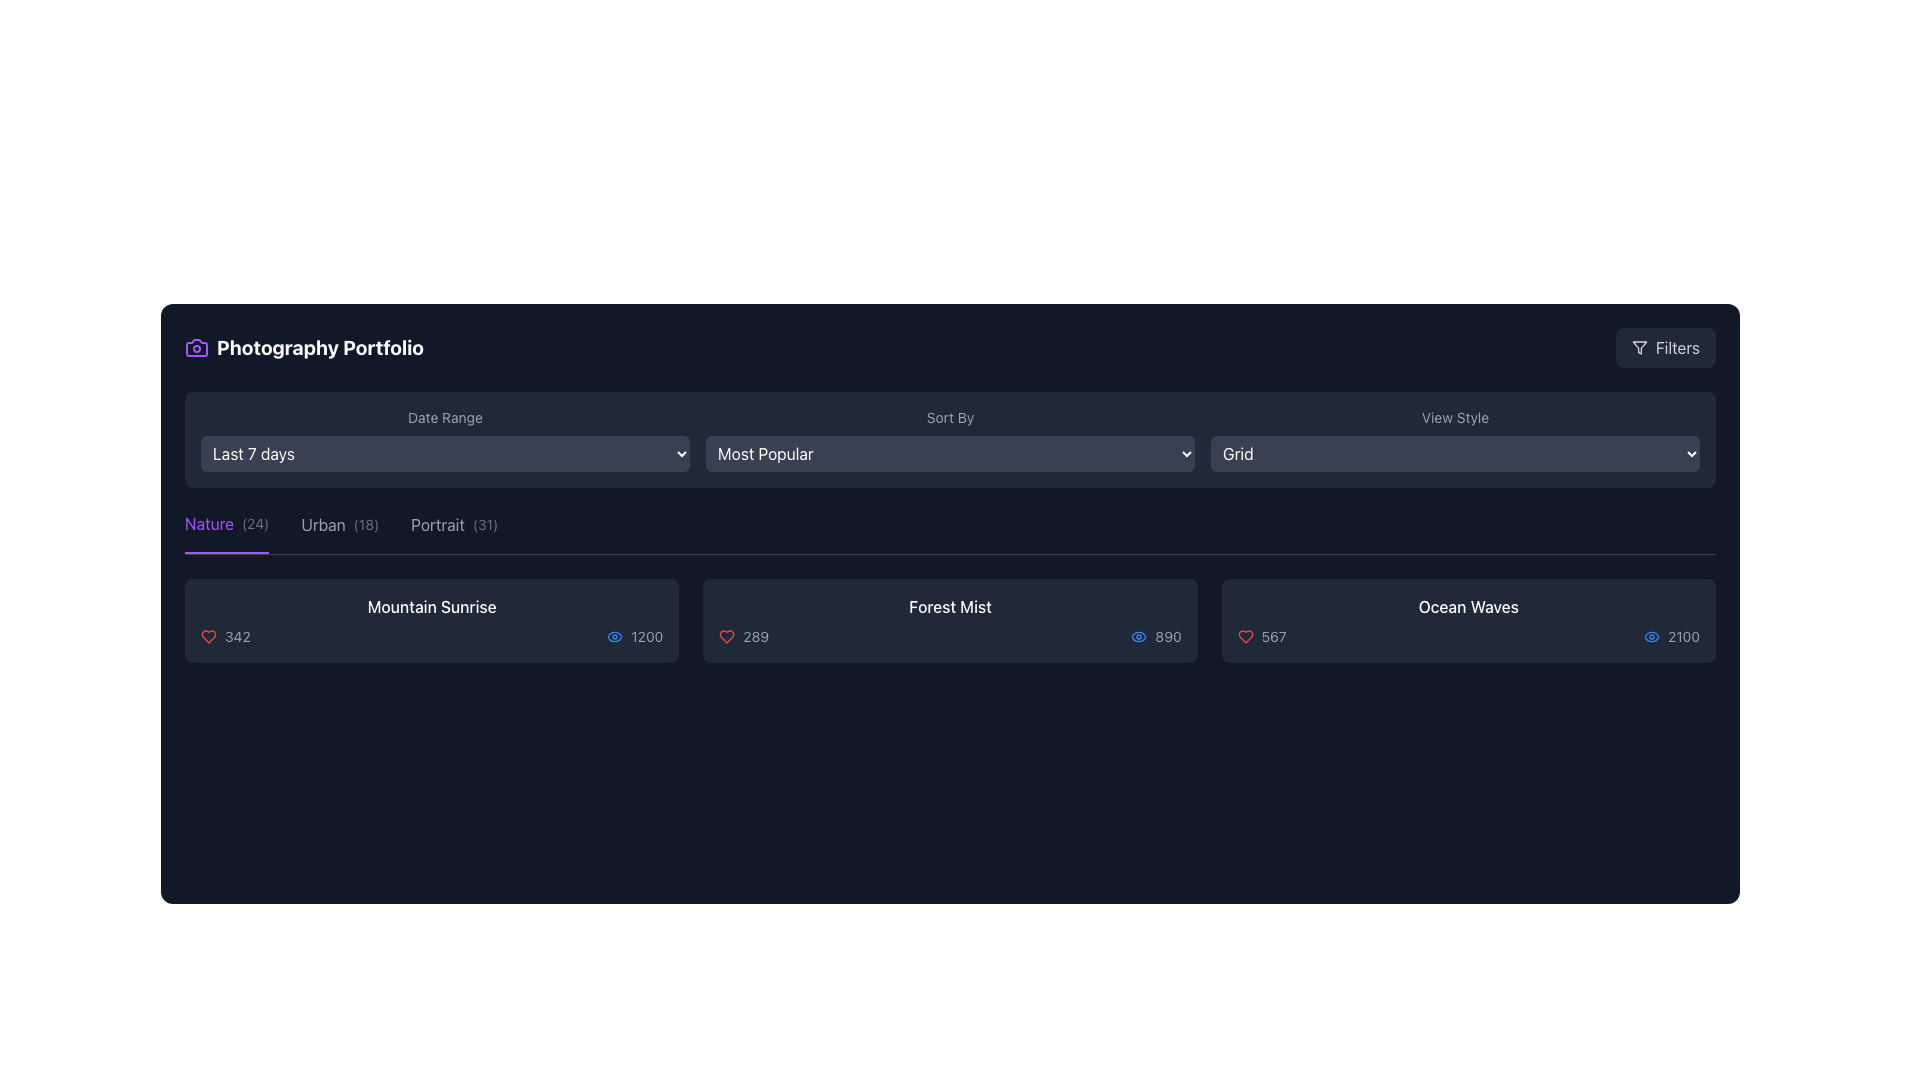 This screenshot has width=1920, height=1080. Describe the element at coordinates (949, 620) in the screenshot. I see `the middle grid item titled 'Forest Mist', which contains a heart icon with '289' likes and an eye icon with '890' views, located in the Photography Portfolio interface` at that location.